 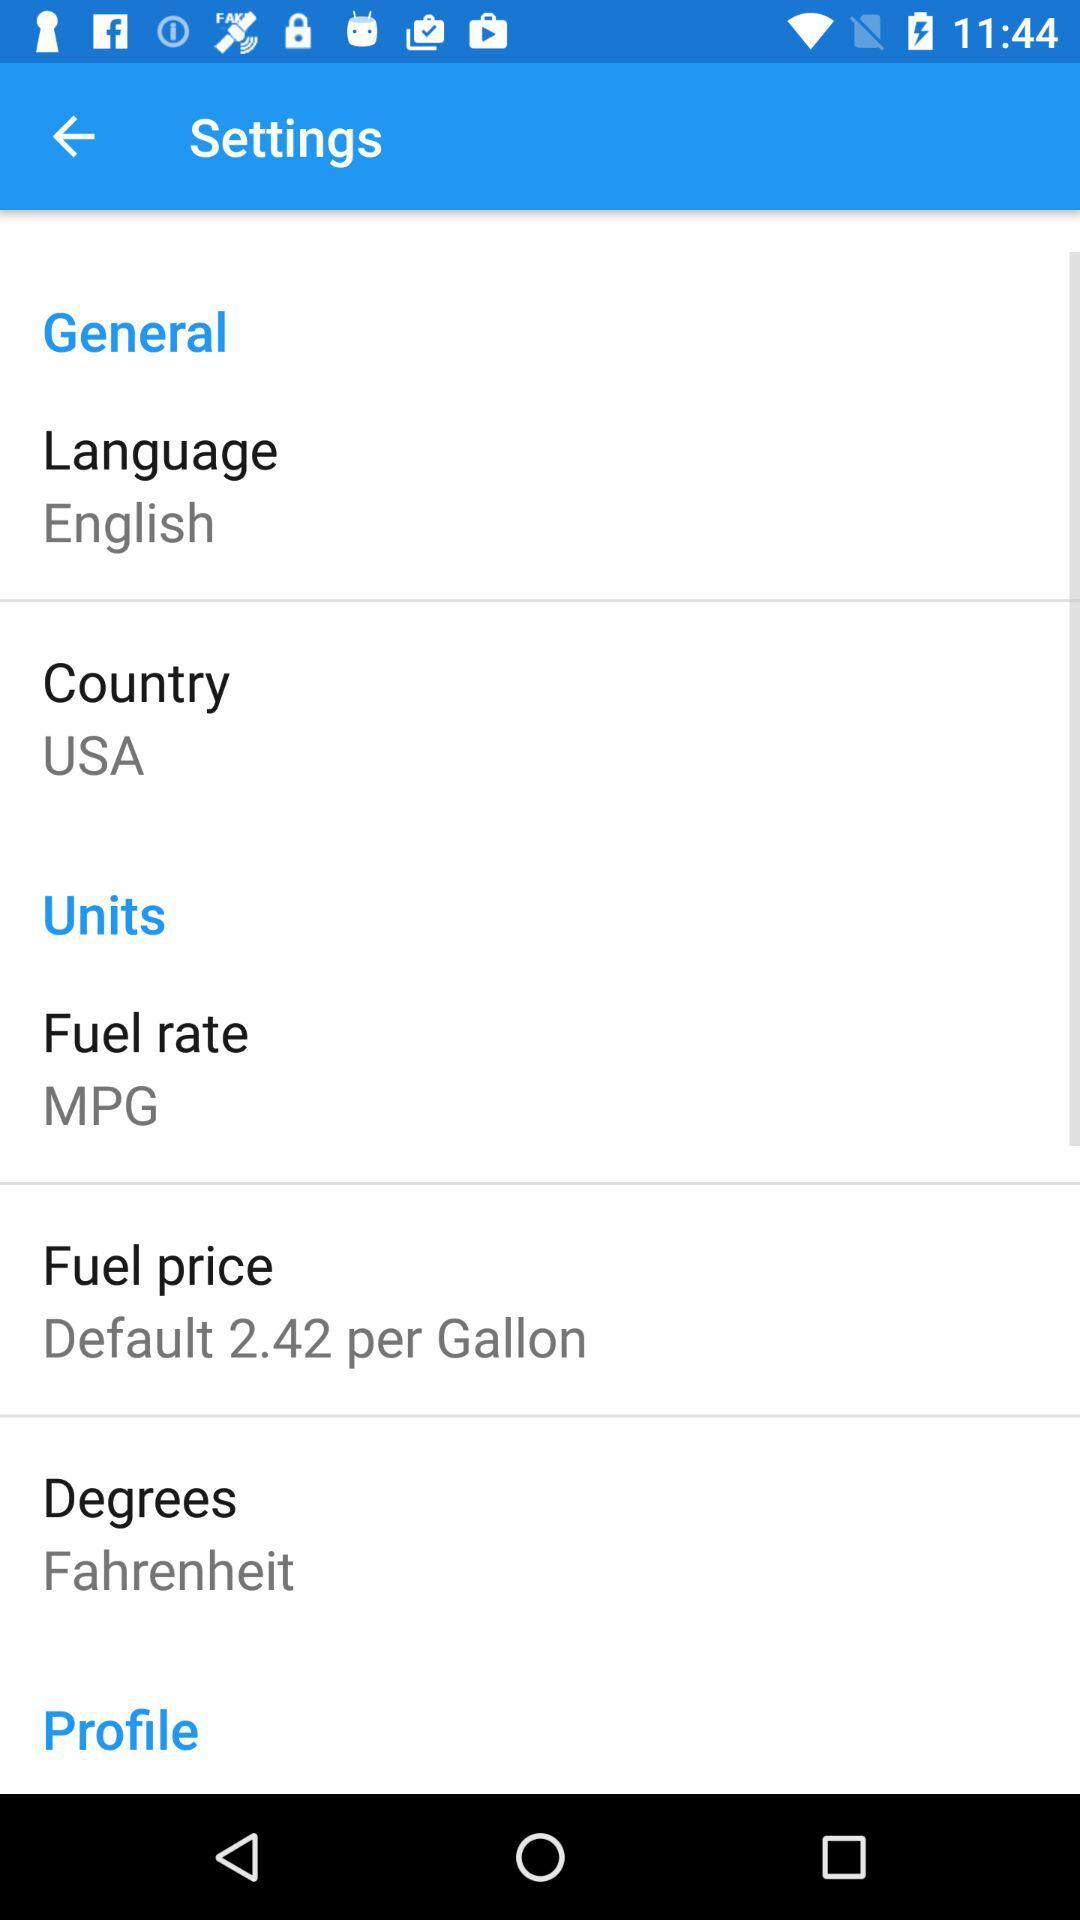 I want to click on the icon below the fuel rate icon, so click(x=100, y=1102).